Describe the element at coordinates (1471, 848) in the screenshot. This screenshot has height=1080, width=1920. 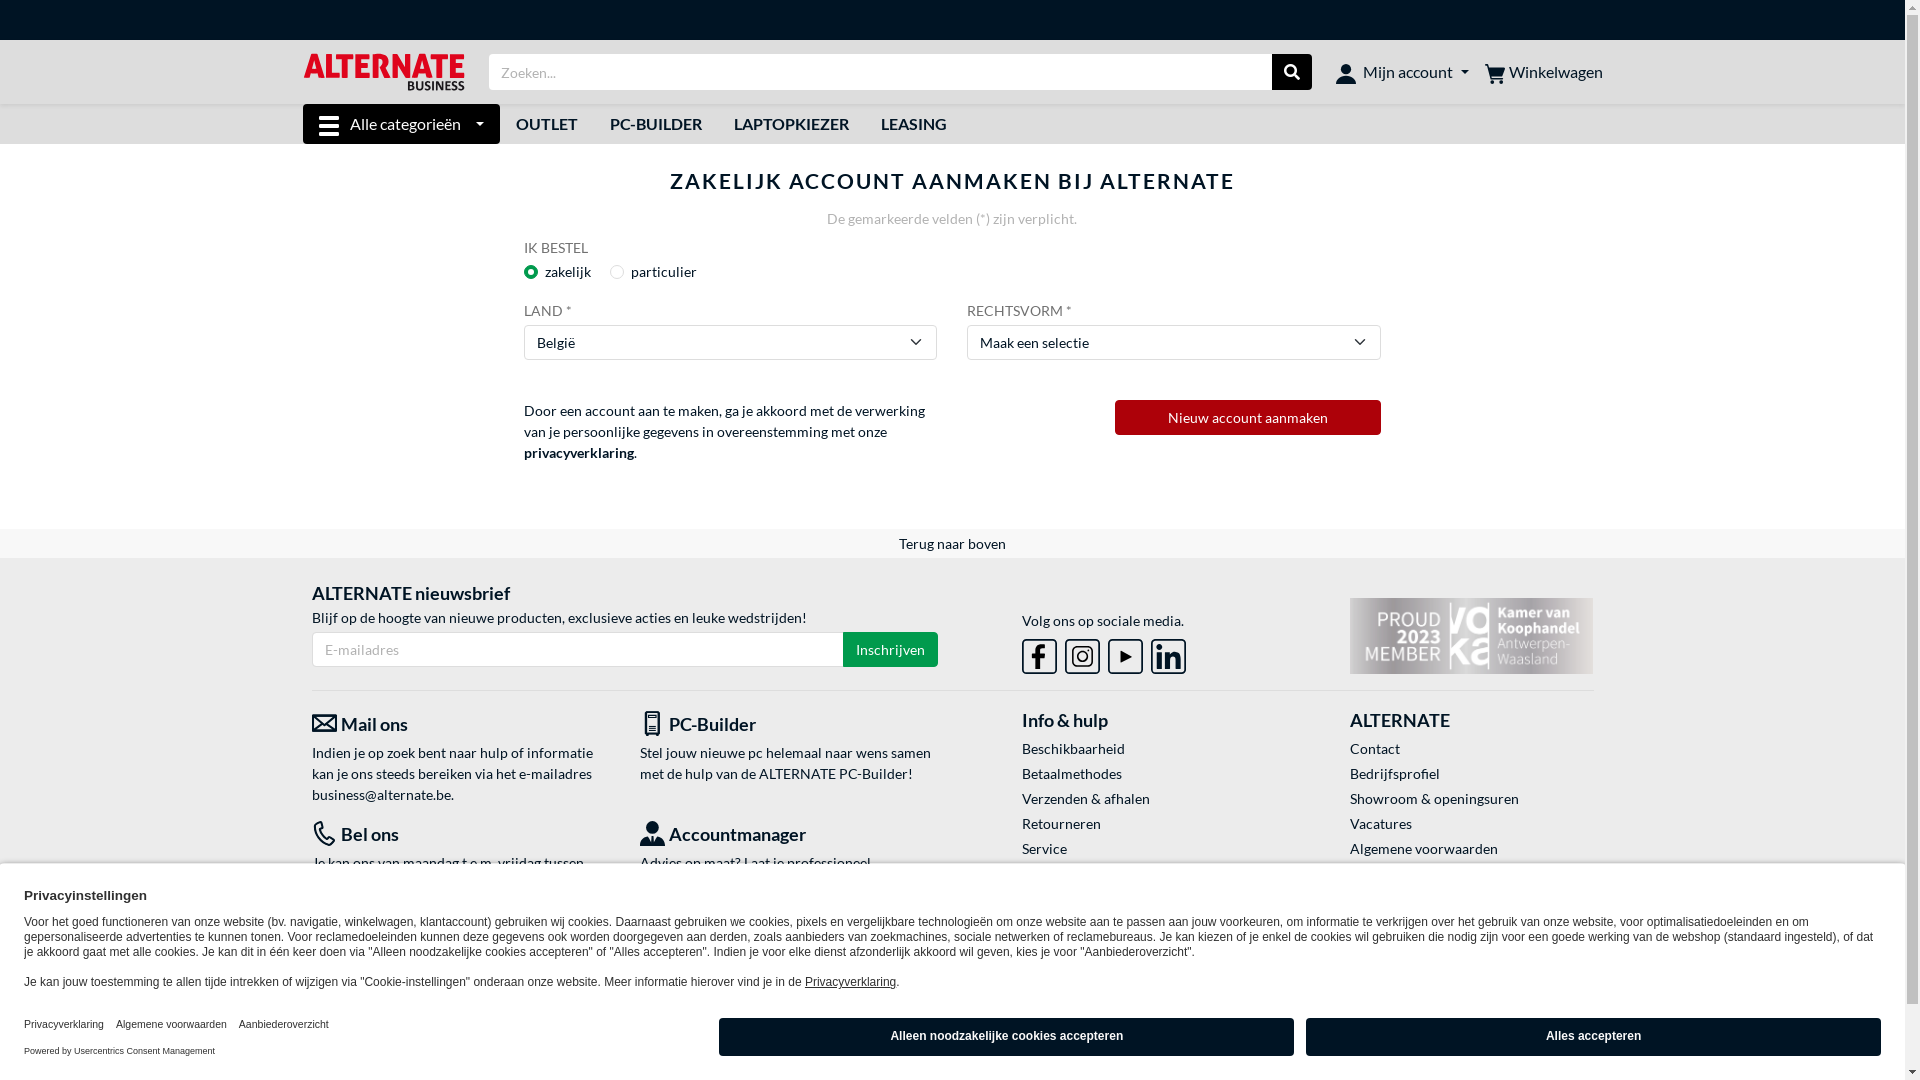
I see `'Algemene voorwaarden'` at that location.